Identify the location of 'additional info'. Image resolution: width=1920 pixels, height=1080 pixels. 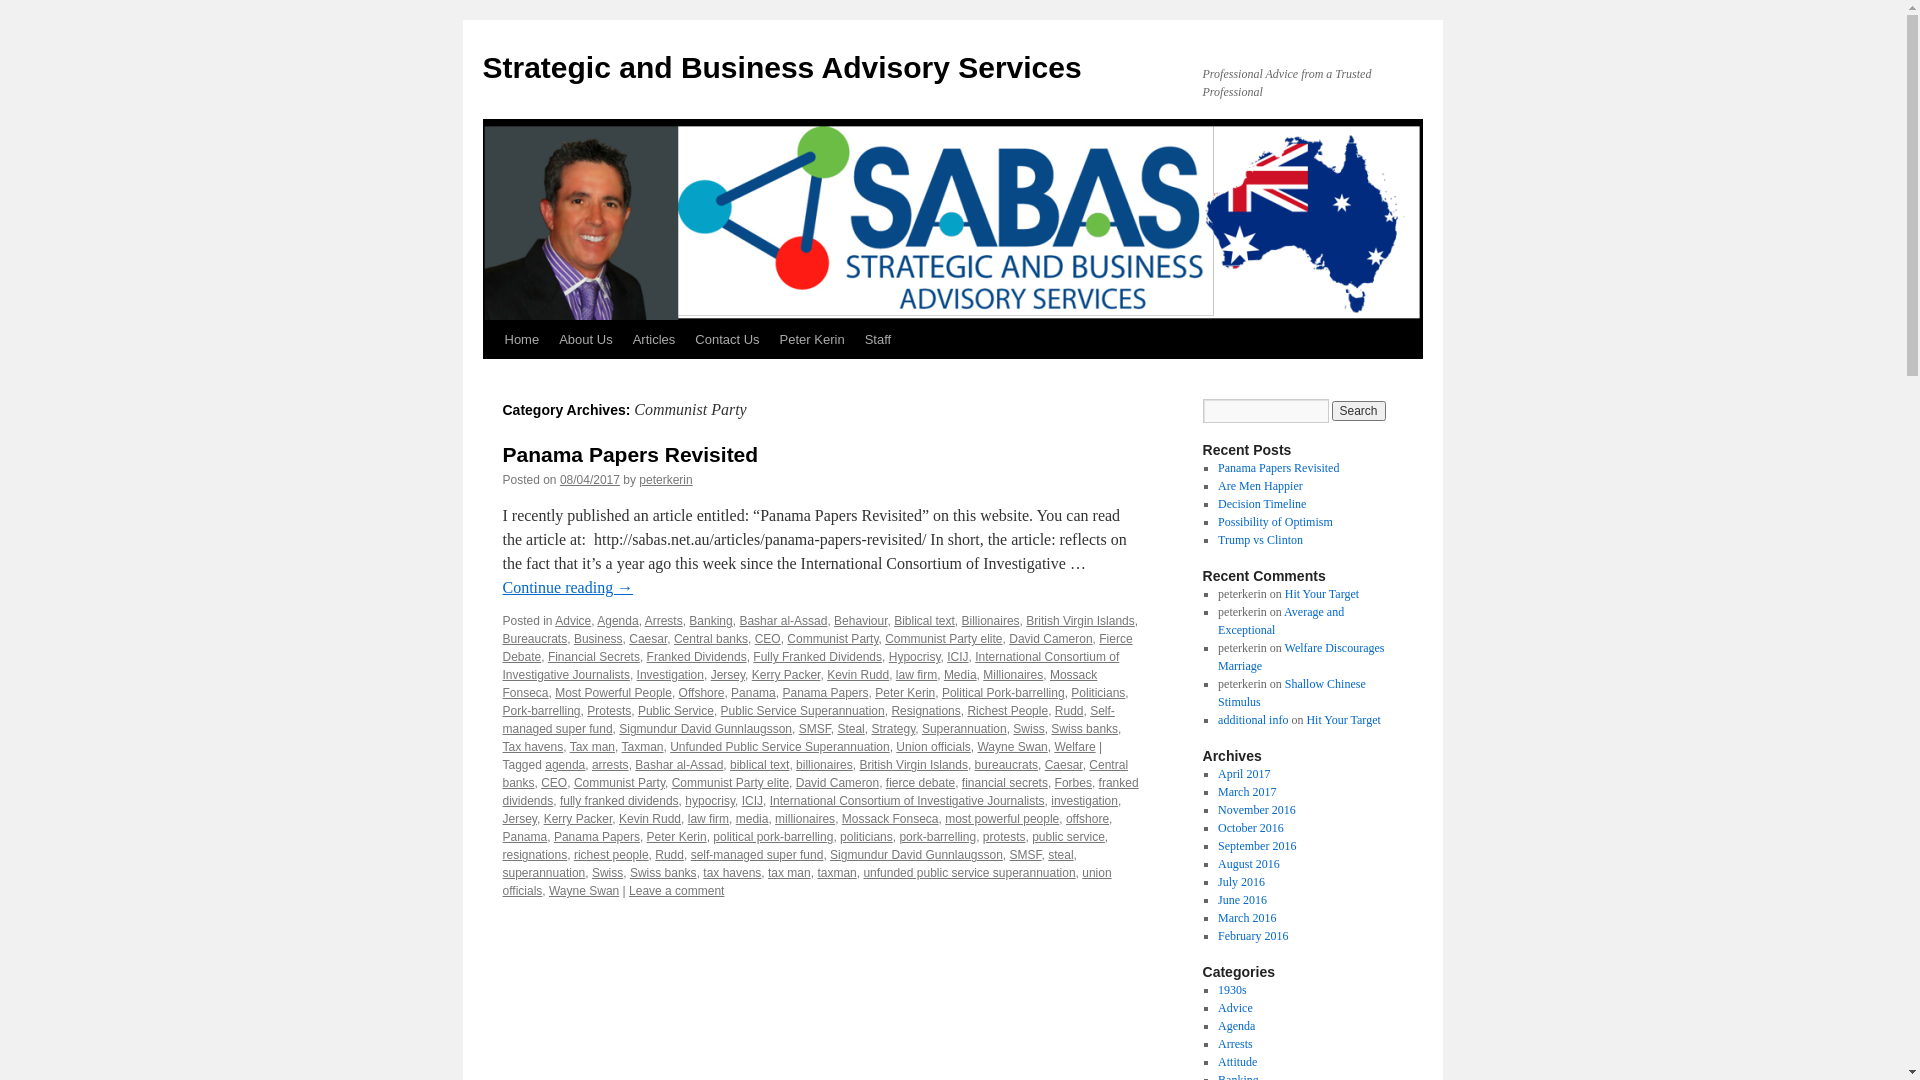
(1251, 720).